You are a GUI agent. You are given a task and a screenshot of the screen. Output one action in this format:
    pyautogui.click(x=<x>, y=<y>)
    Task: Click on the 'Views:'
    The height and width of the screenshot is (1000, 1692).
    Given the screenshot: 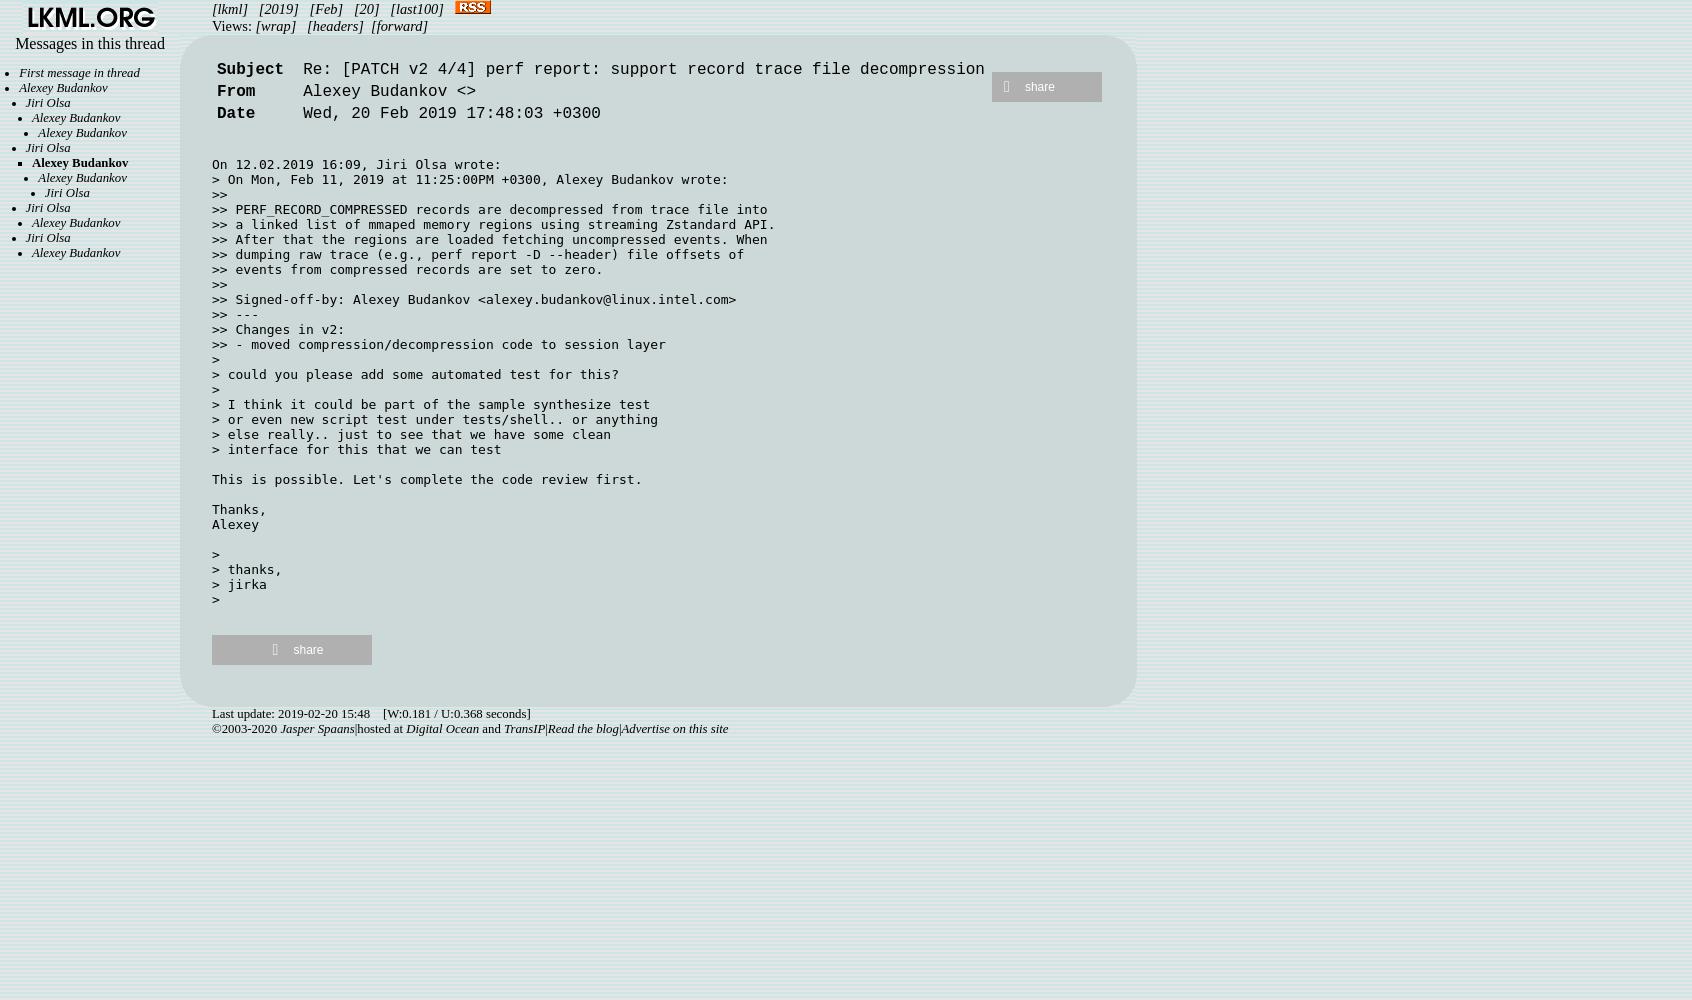 What is the action you would take?
    pyautogui.click(x=233, y=26)
    